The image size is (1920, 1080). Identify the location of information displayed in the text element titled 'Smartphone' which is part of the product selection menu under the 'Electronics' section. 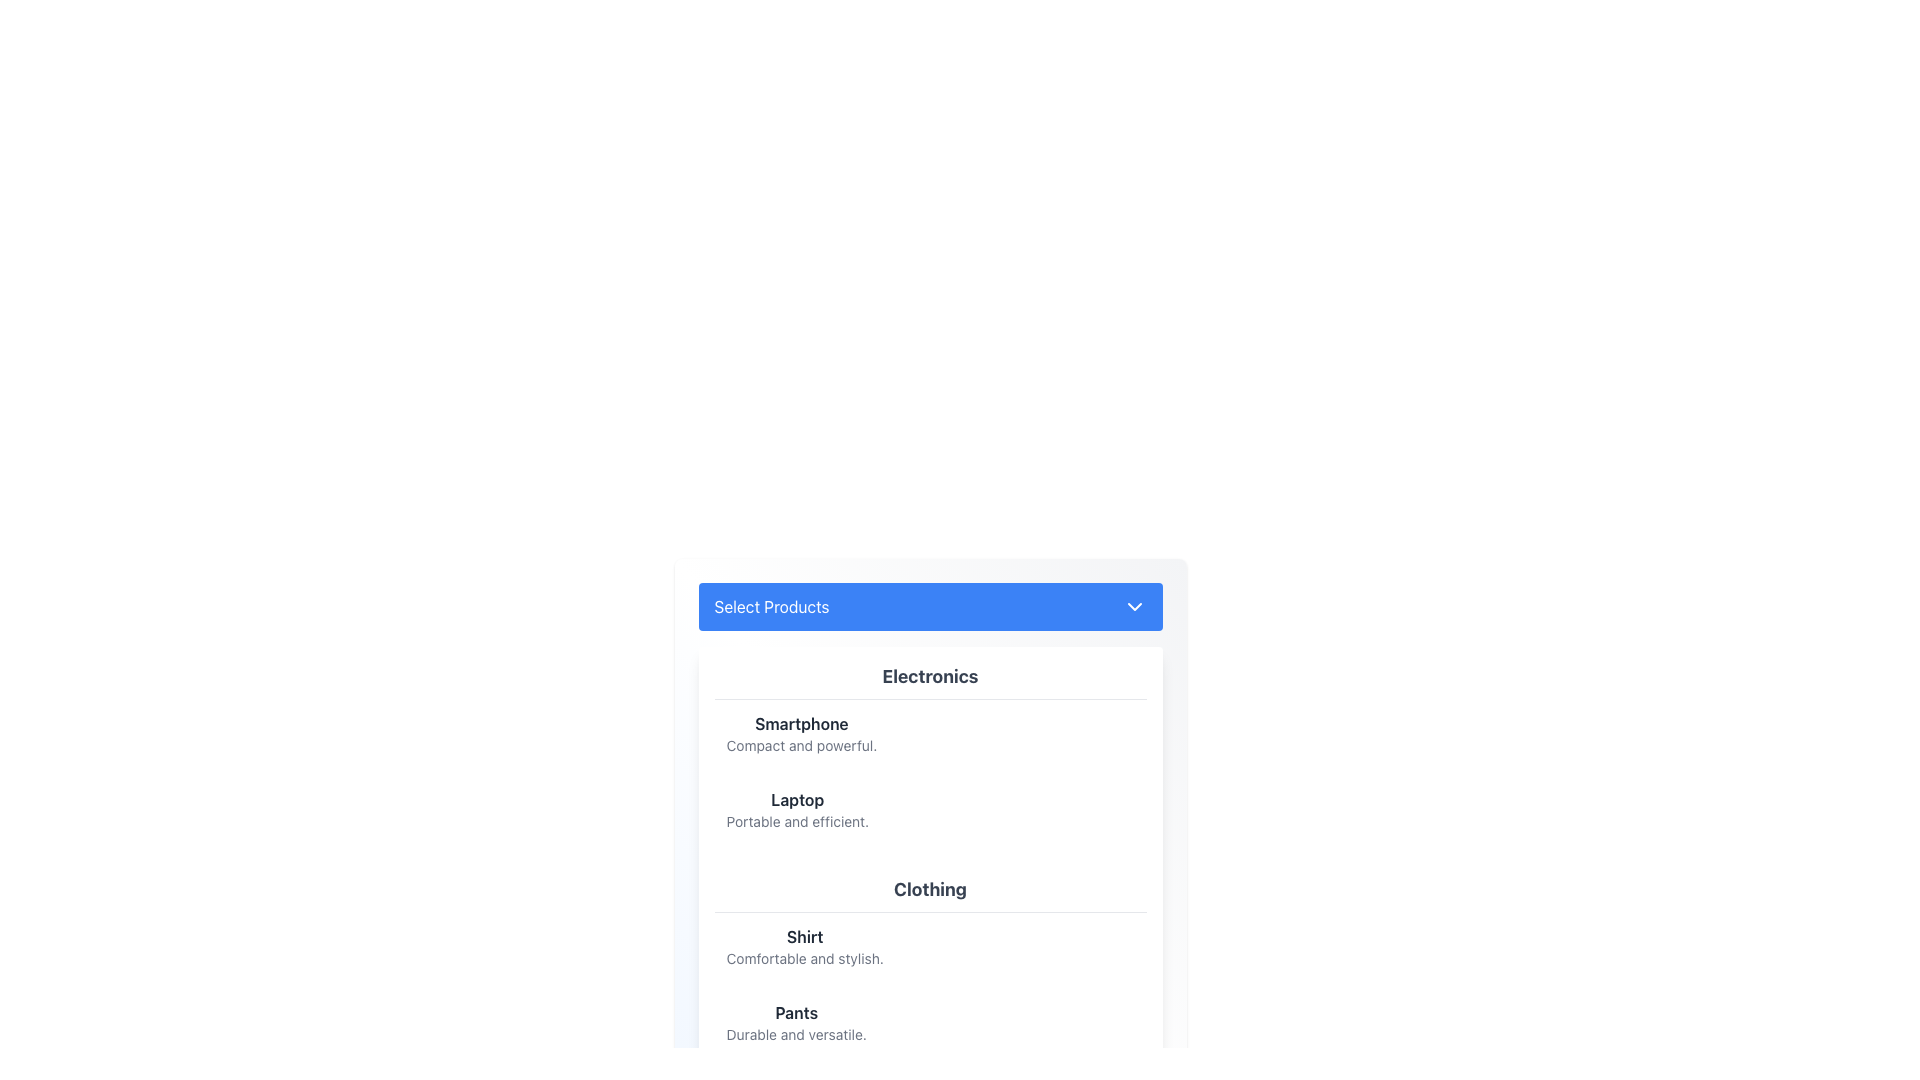
(801, 733).